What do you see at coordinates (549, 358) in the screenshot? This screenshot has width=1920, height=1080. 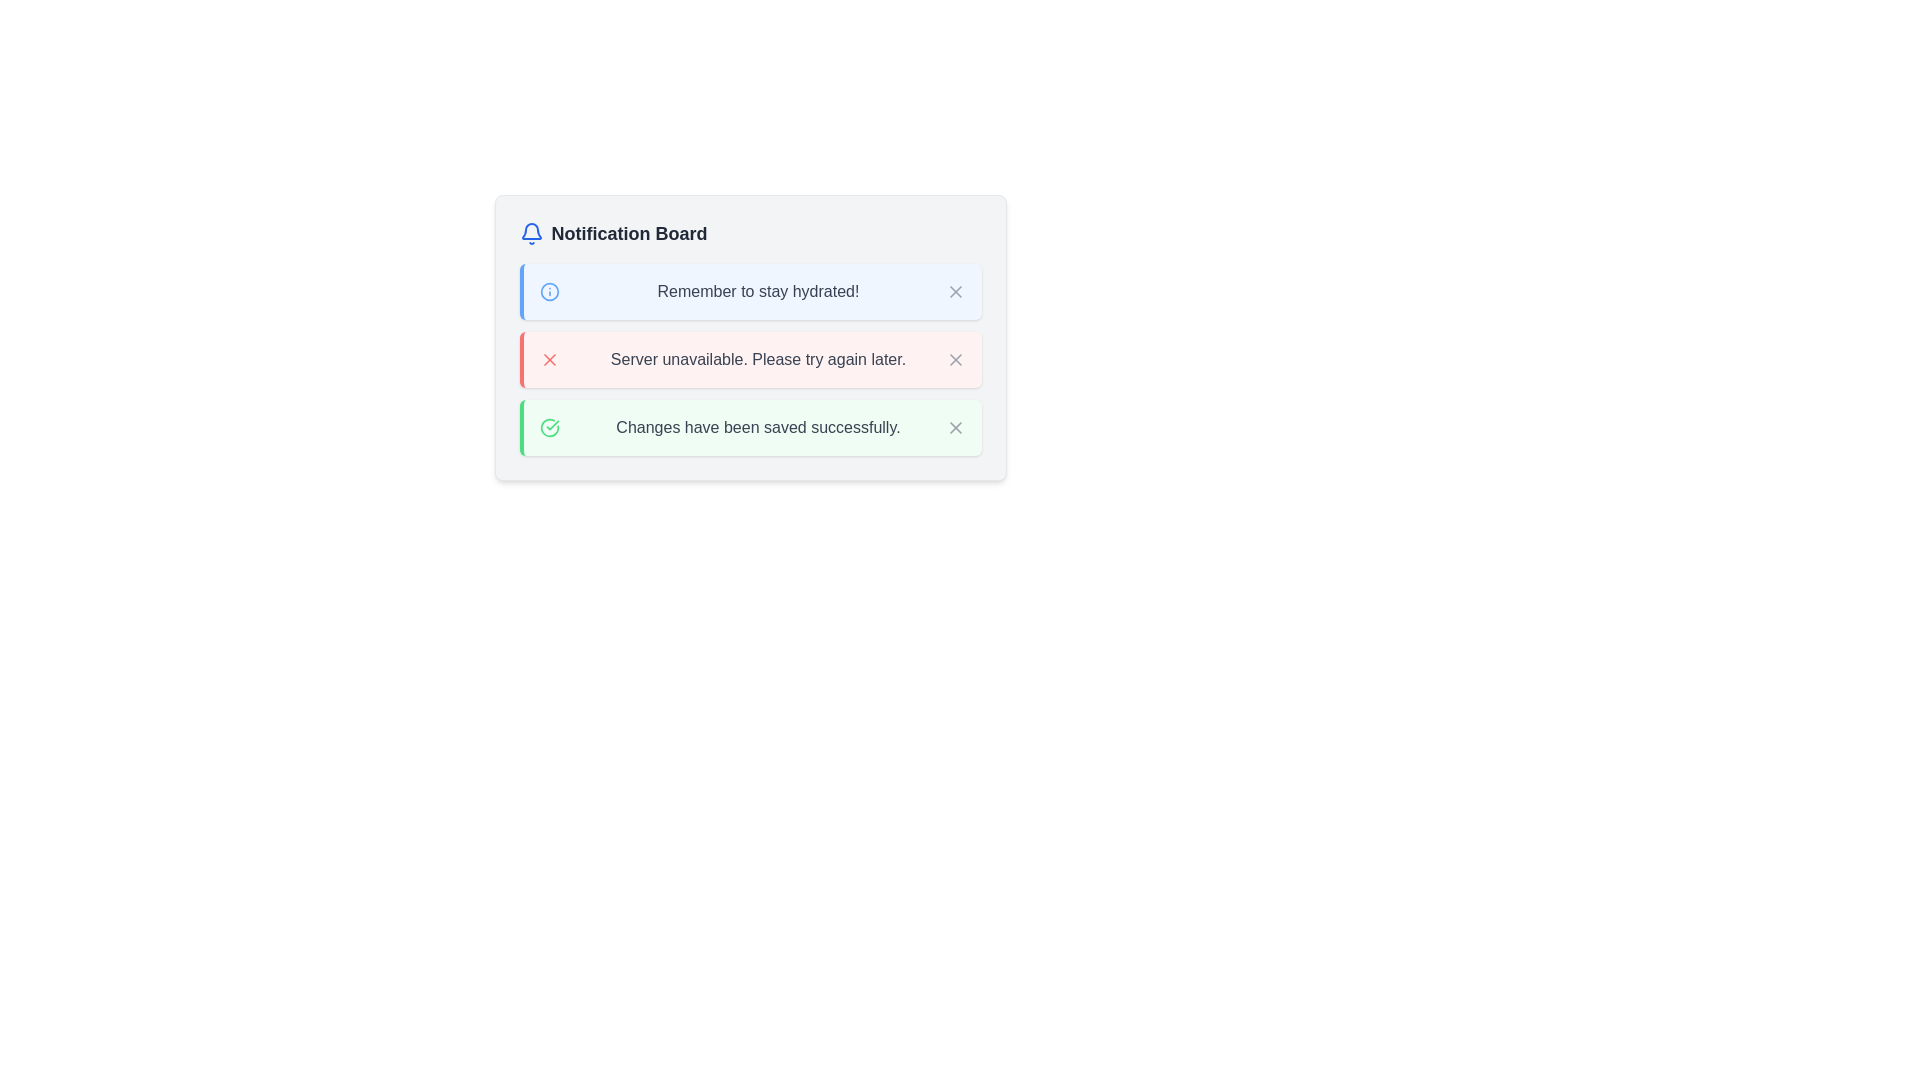 I see `the error icon located in the top left corner of the notification card that indicates 'Server unavailable. Please try again later.'` at bounding box center [549, 358].